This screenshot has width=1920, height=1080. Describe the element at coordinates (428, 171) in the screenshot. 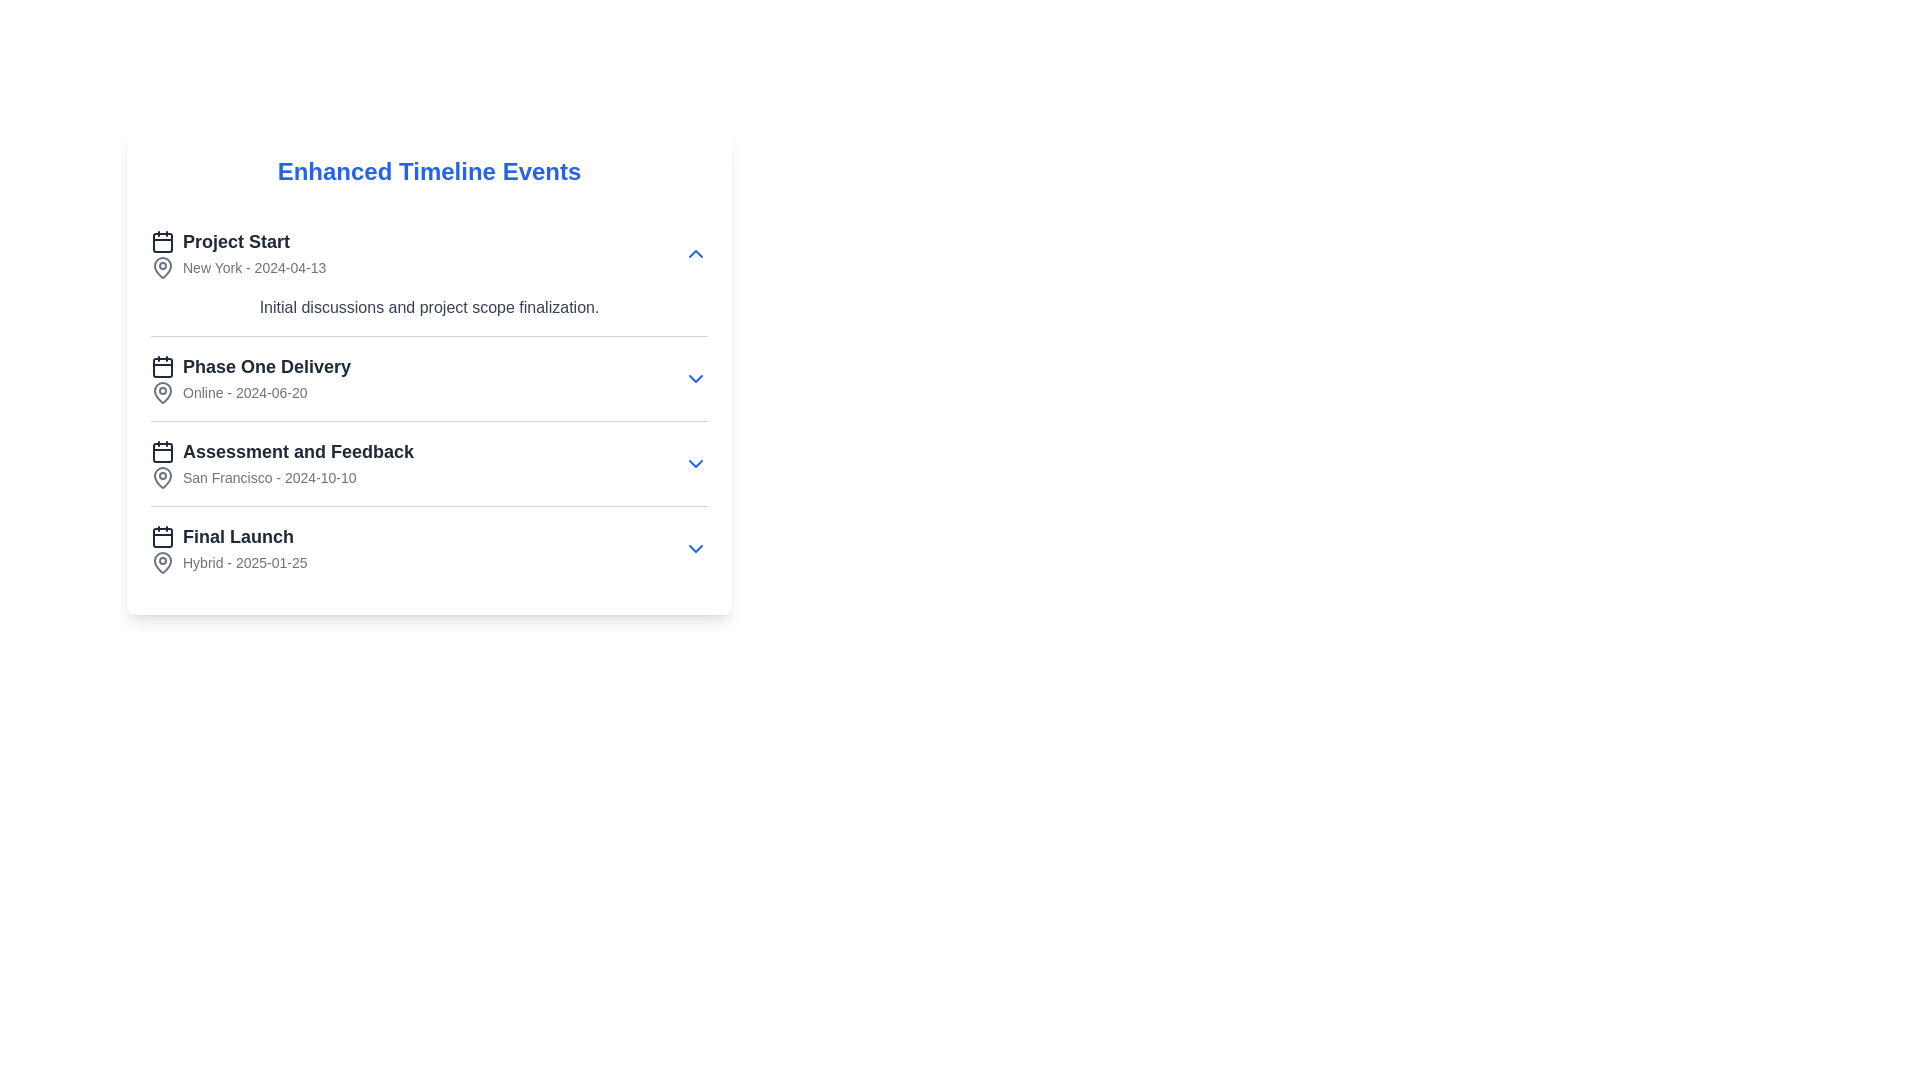

I see `the header text element that says 'Enhanced Timeline Events', prominently styled in blue and bold at the top of the white card` at that location.